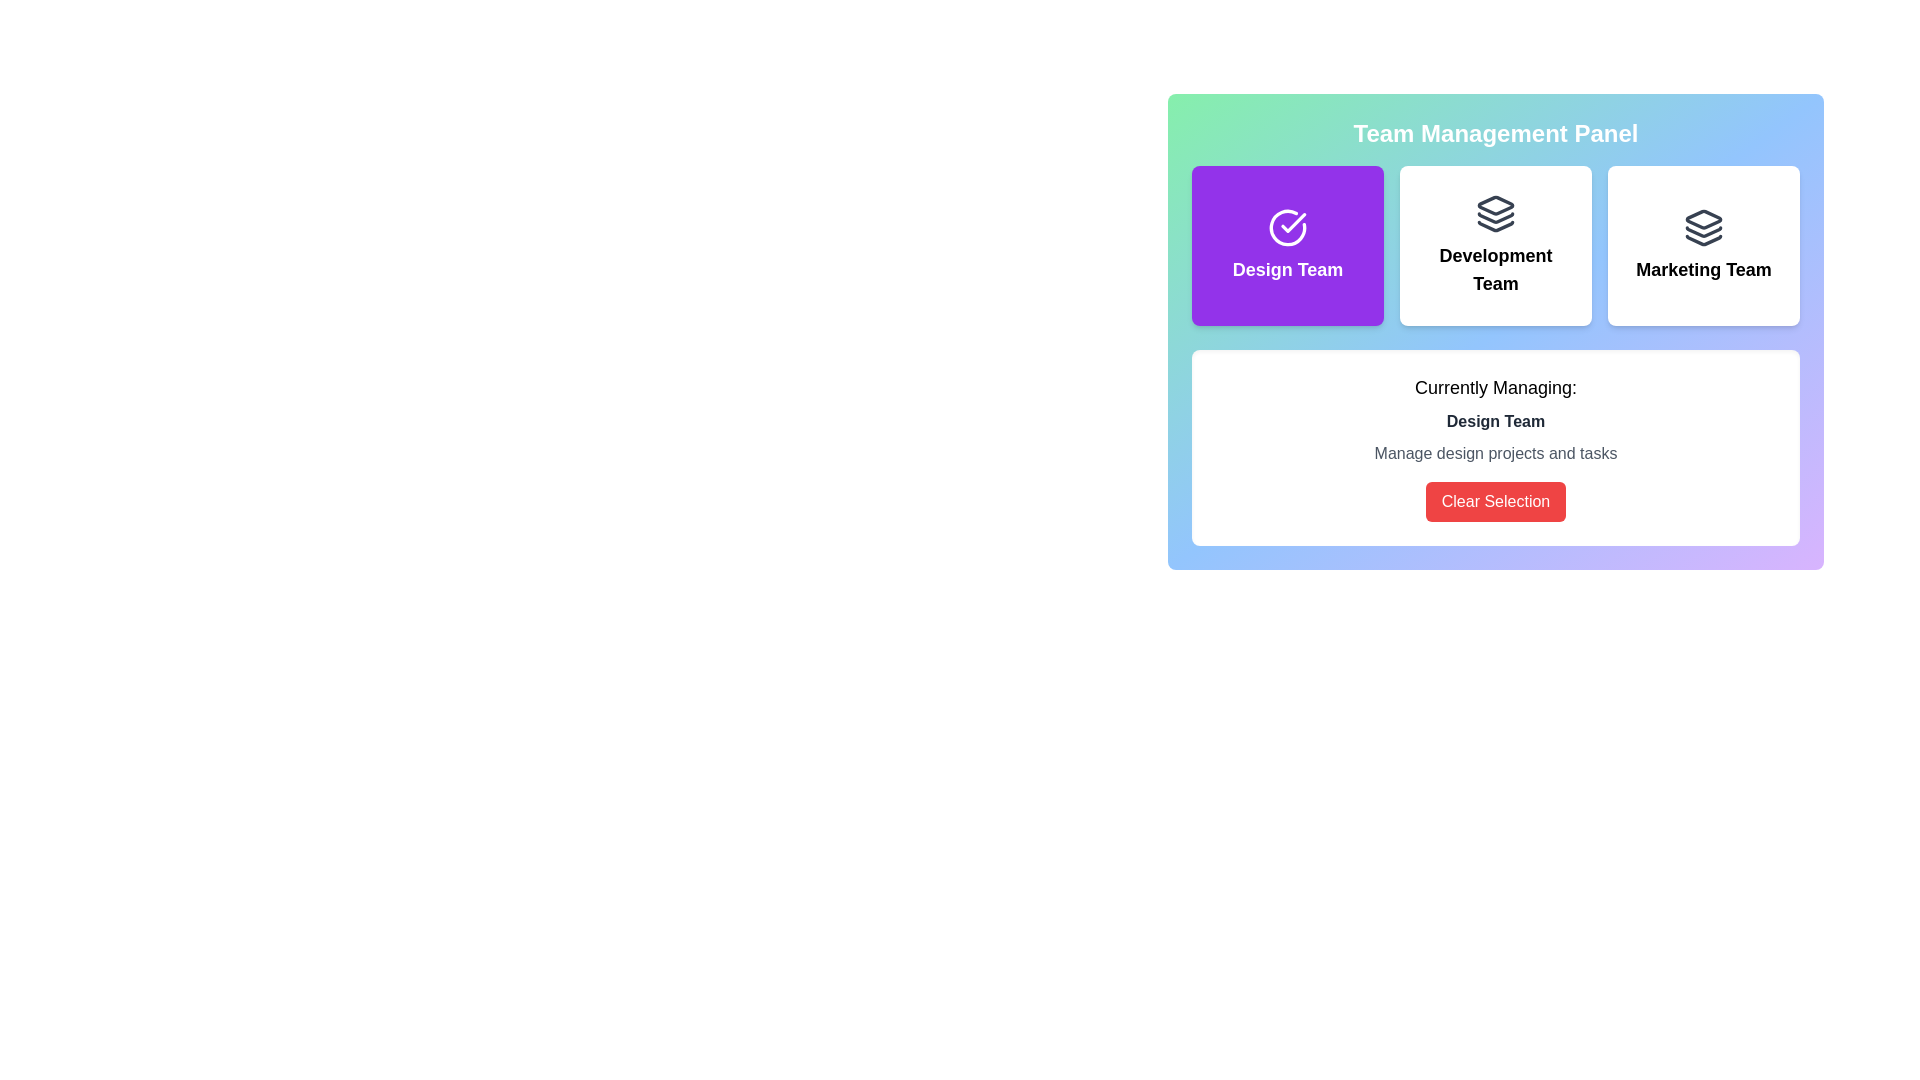 The width and height of the screenshot is (1920, 1080). What do you see at coordinates (1496, 218) in the screenshot?
I see `the Decorative graphic element within the SVG, which is styled with a stroke and lacks fill, located in the top-right section of the interface above the text 'Development Team.'` at bounding box center [1496, 218].